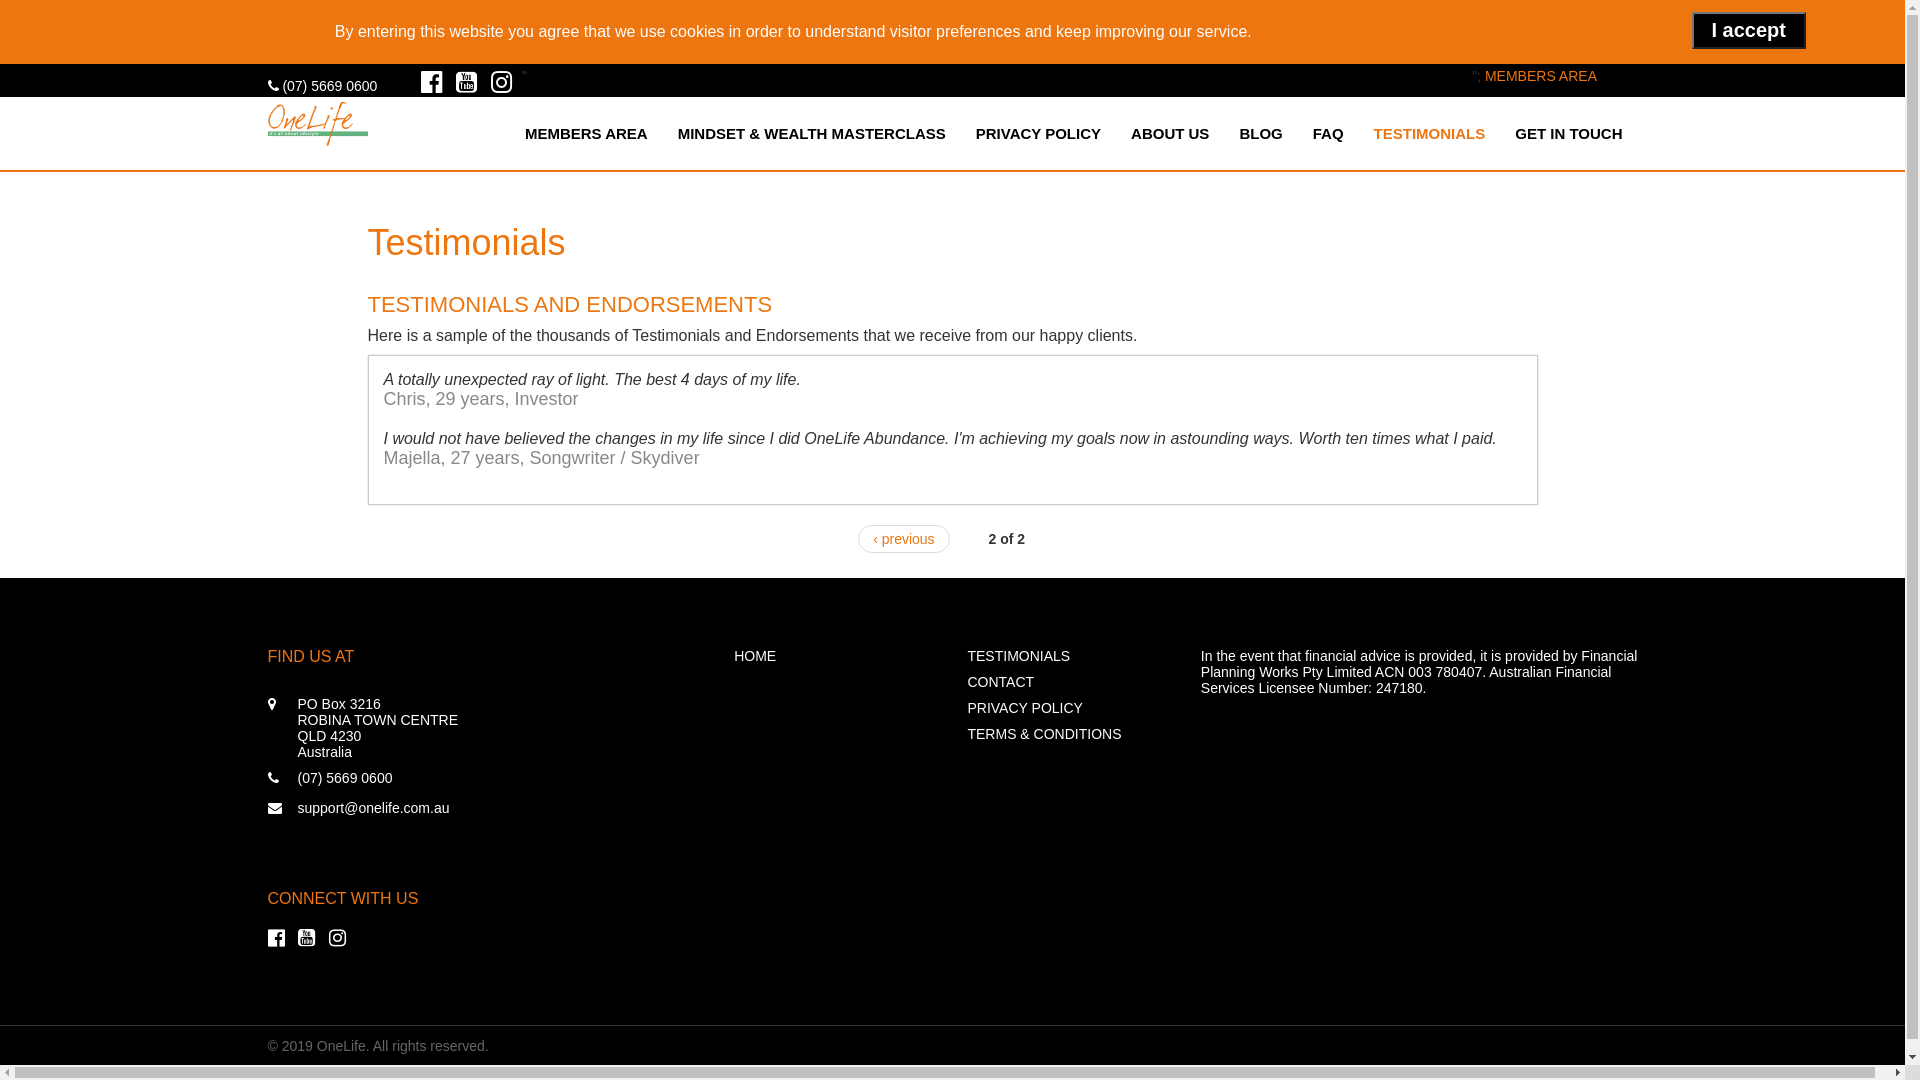 The image size is (1920, 1080). I want to click on 'TESTIMONIALS', so click(966, 655).